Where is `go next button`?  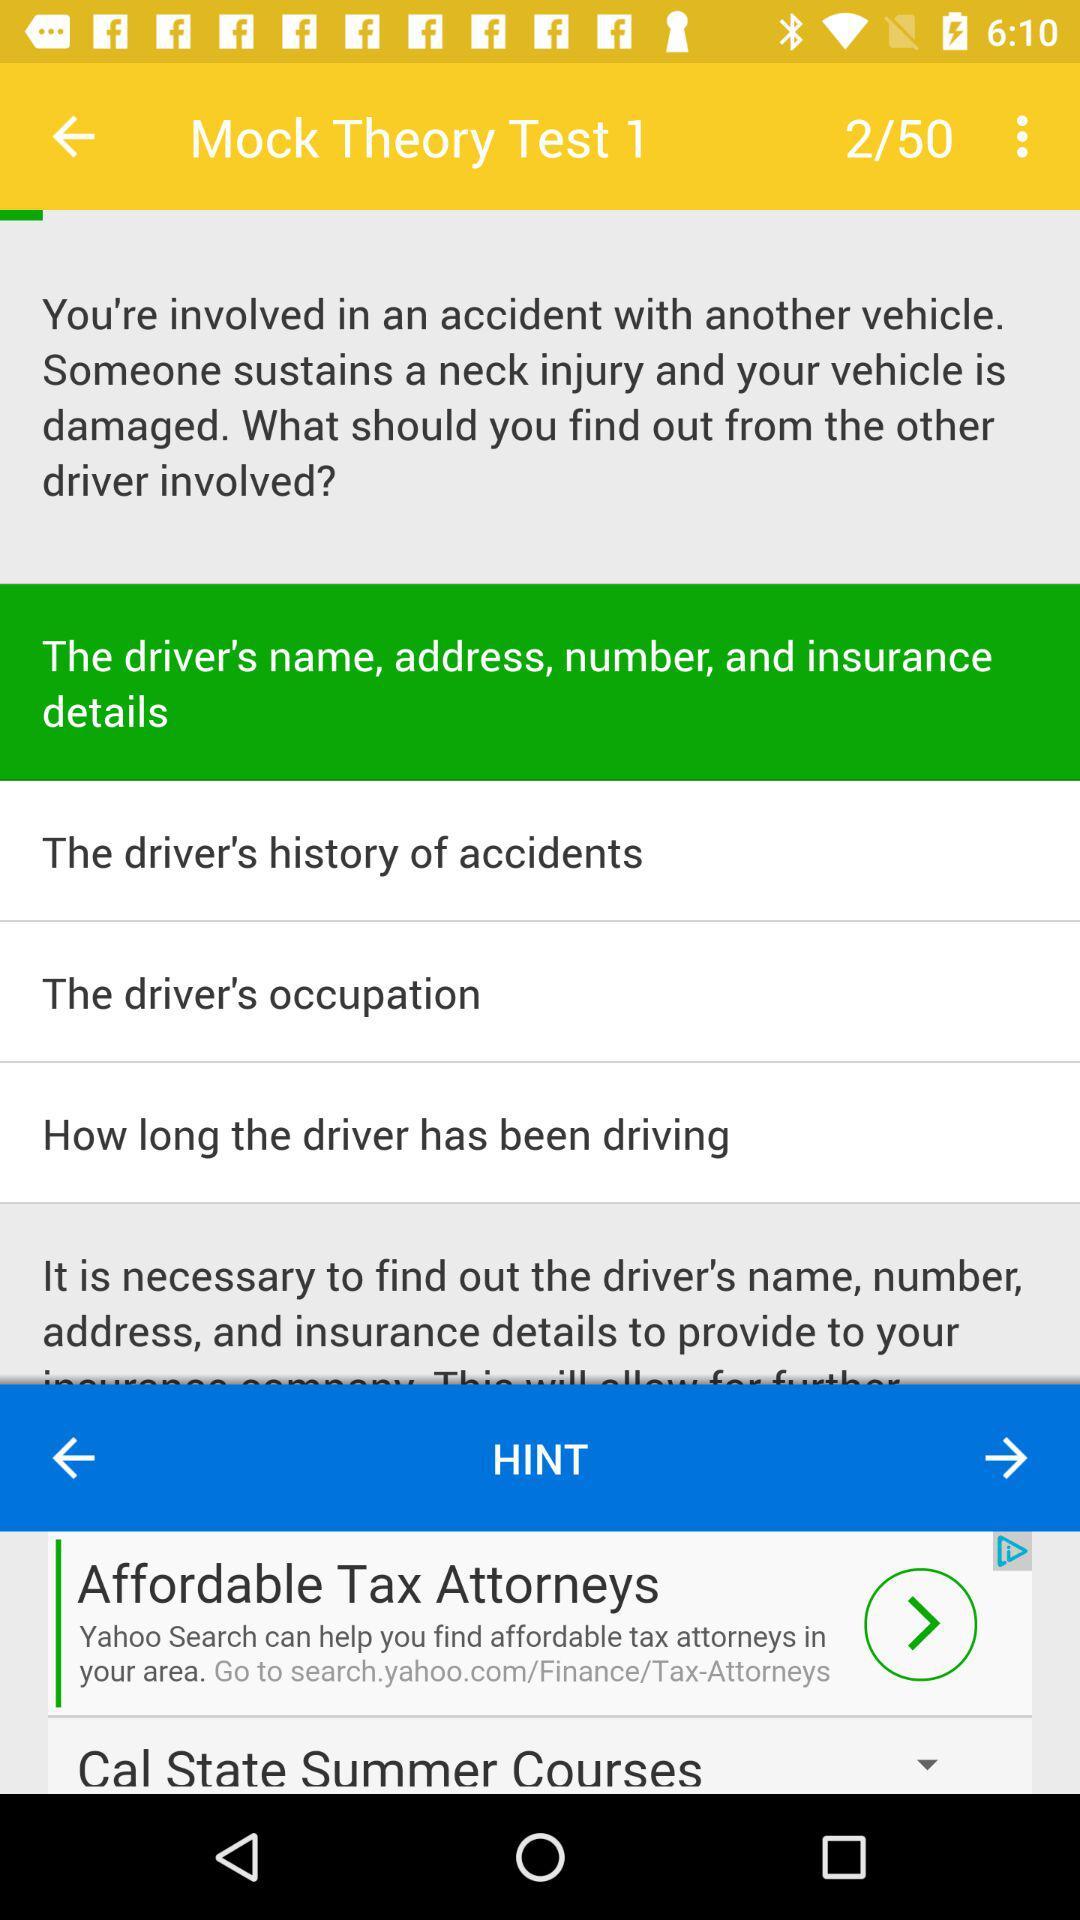 go next button is located at coordinates (1006, 1458).